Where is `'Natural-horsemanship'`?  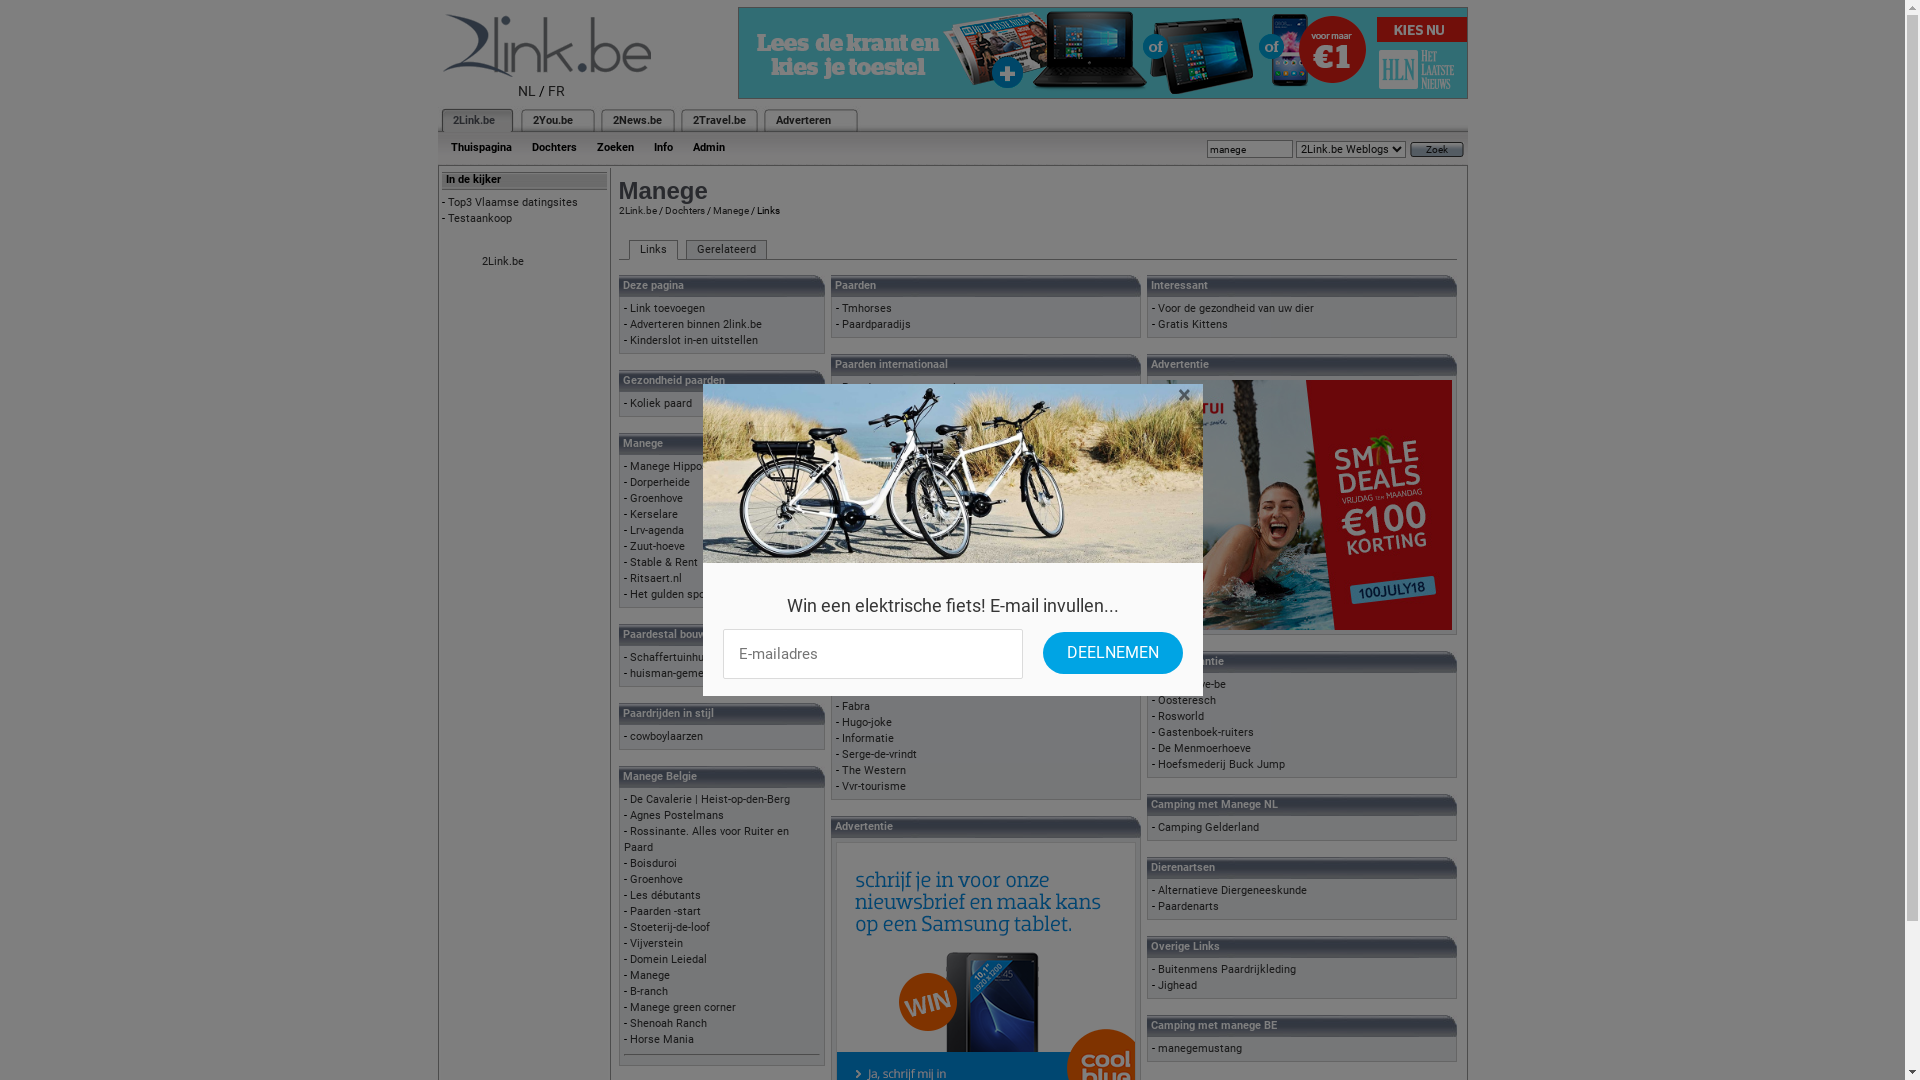
'Natural-horsemanship' is located at coordinates (841, 594).